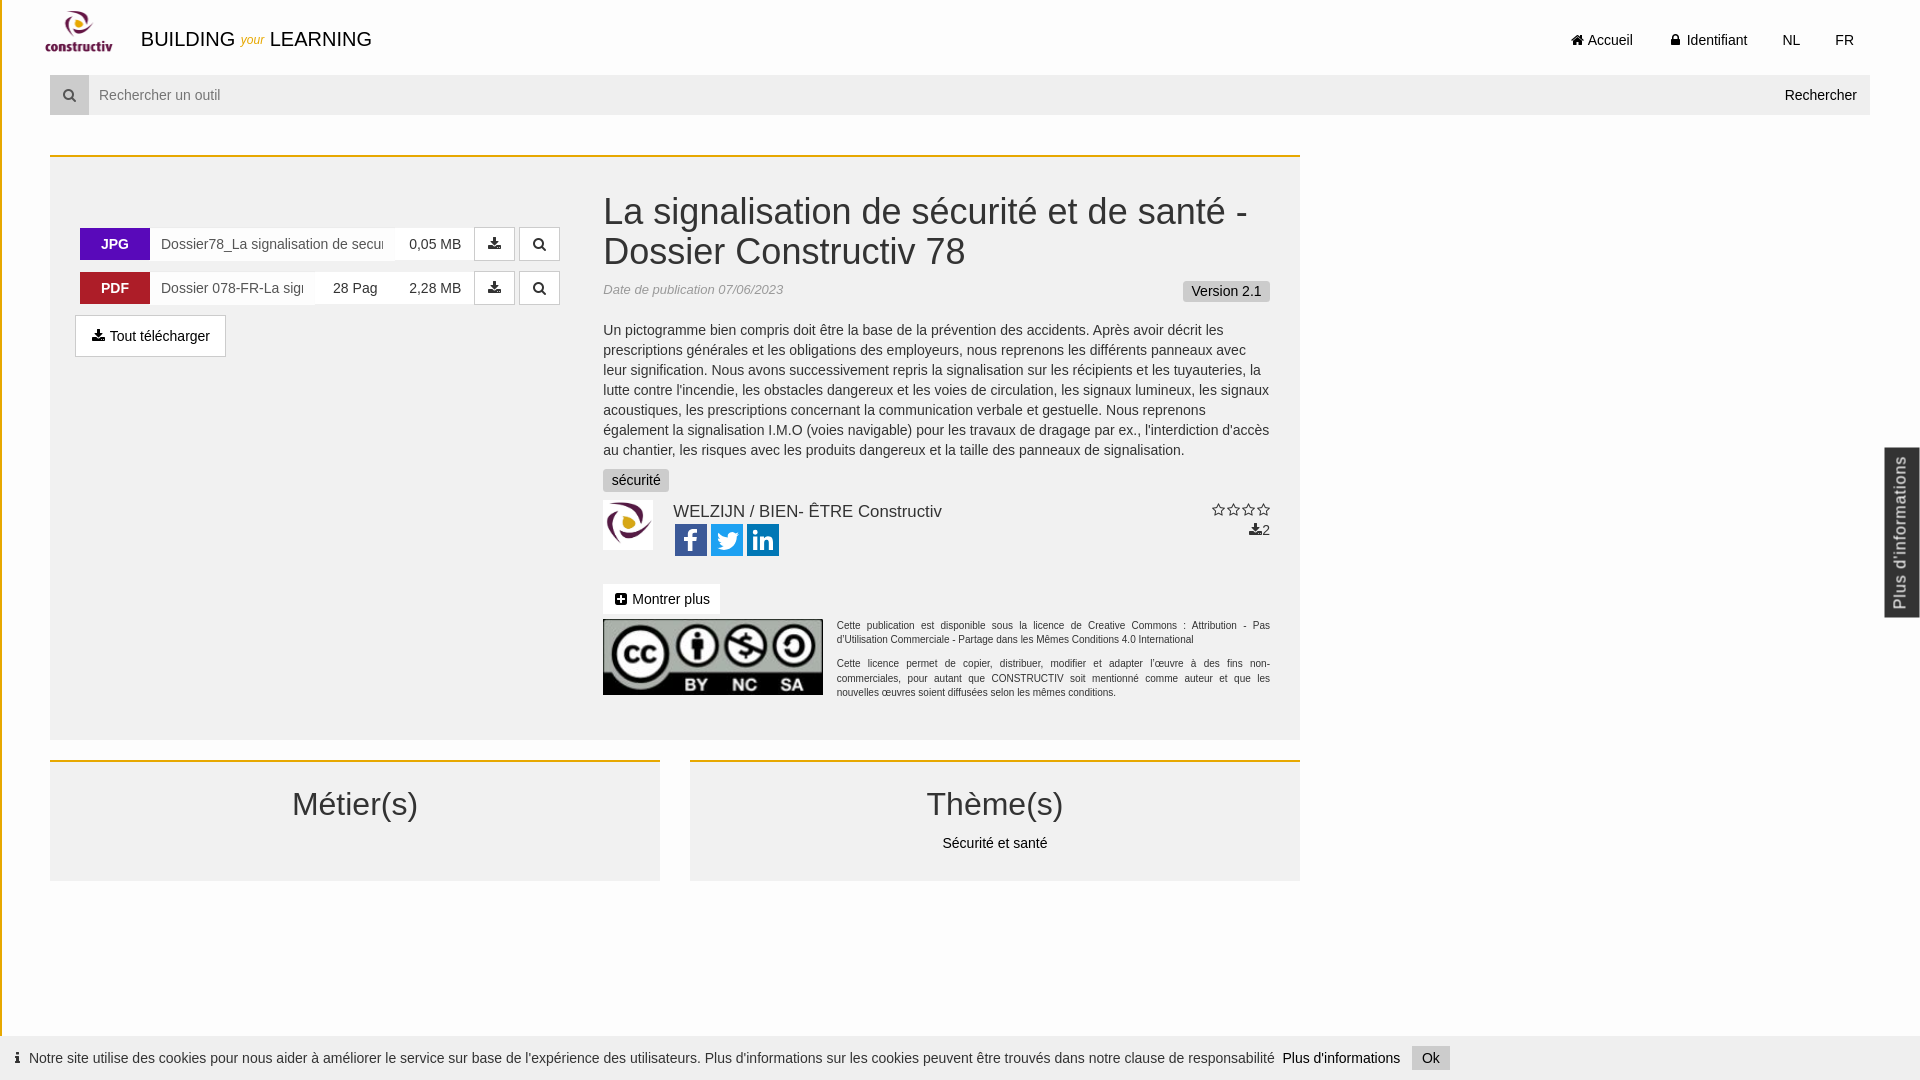  Describe the element at coordinates (691, 540) in the screenshot. I see `'Facebook'` at that location.